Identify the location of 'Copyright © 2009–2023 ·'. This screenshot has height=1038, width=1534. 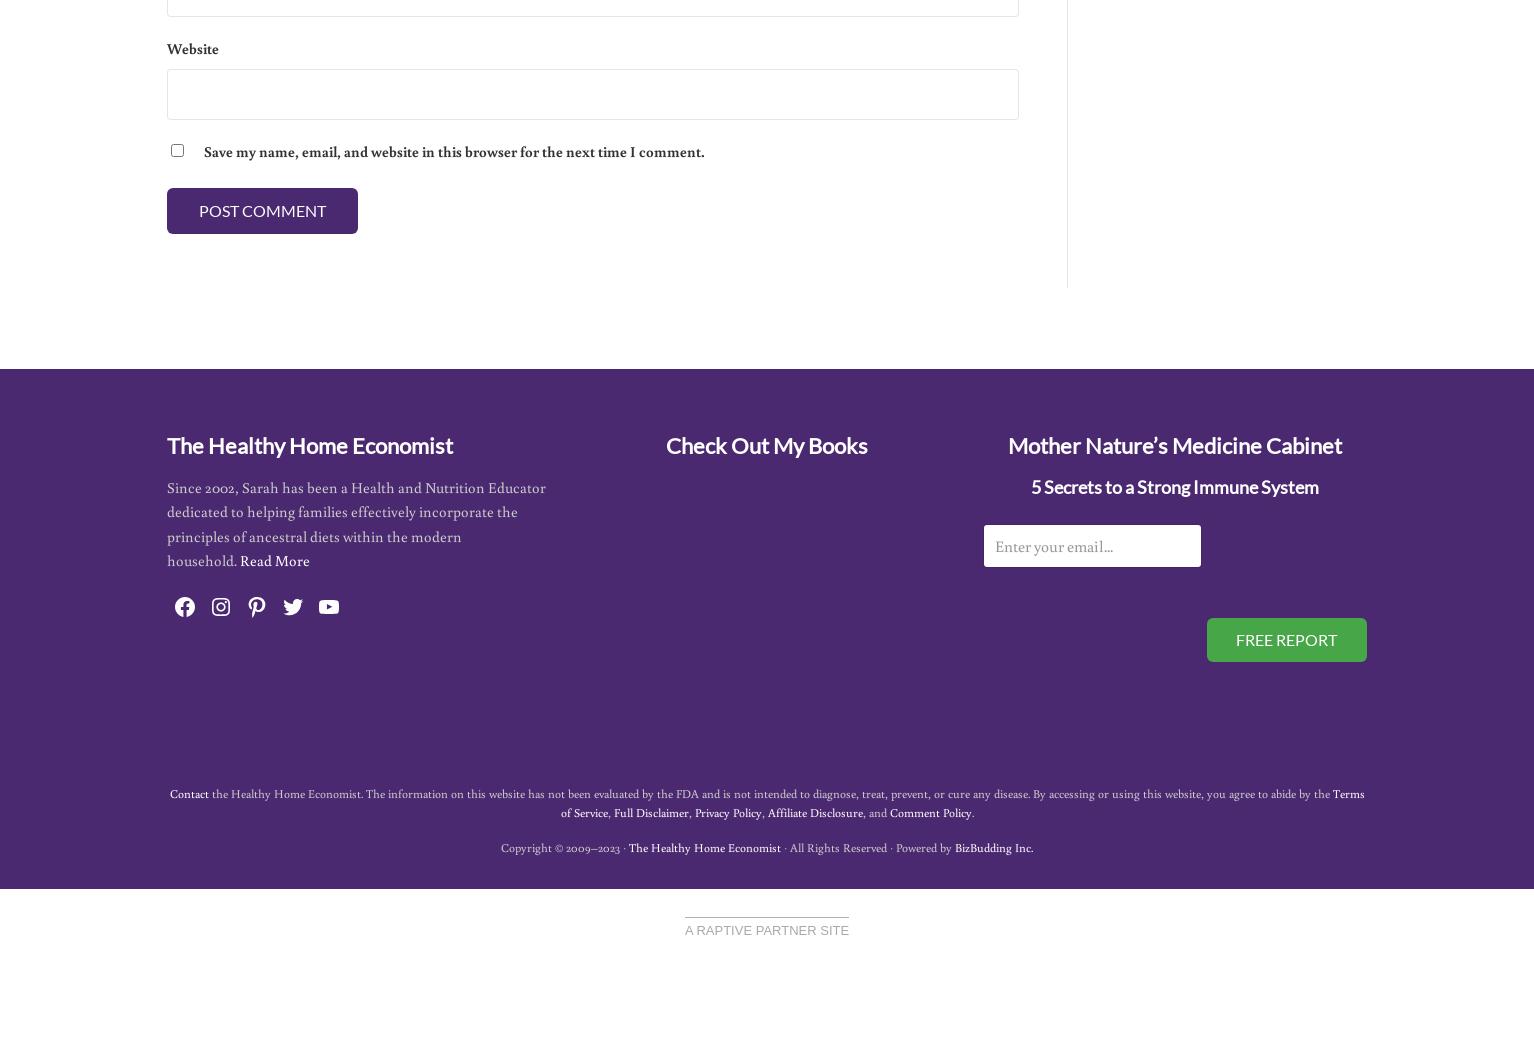
(564, 846).